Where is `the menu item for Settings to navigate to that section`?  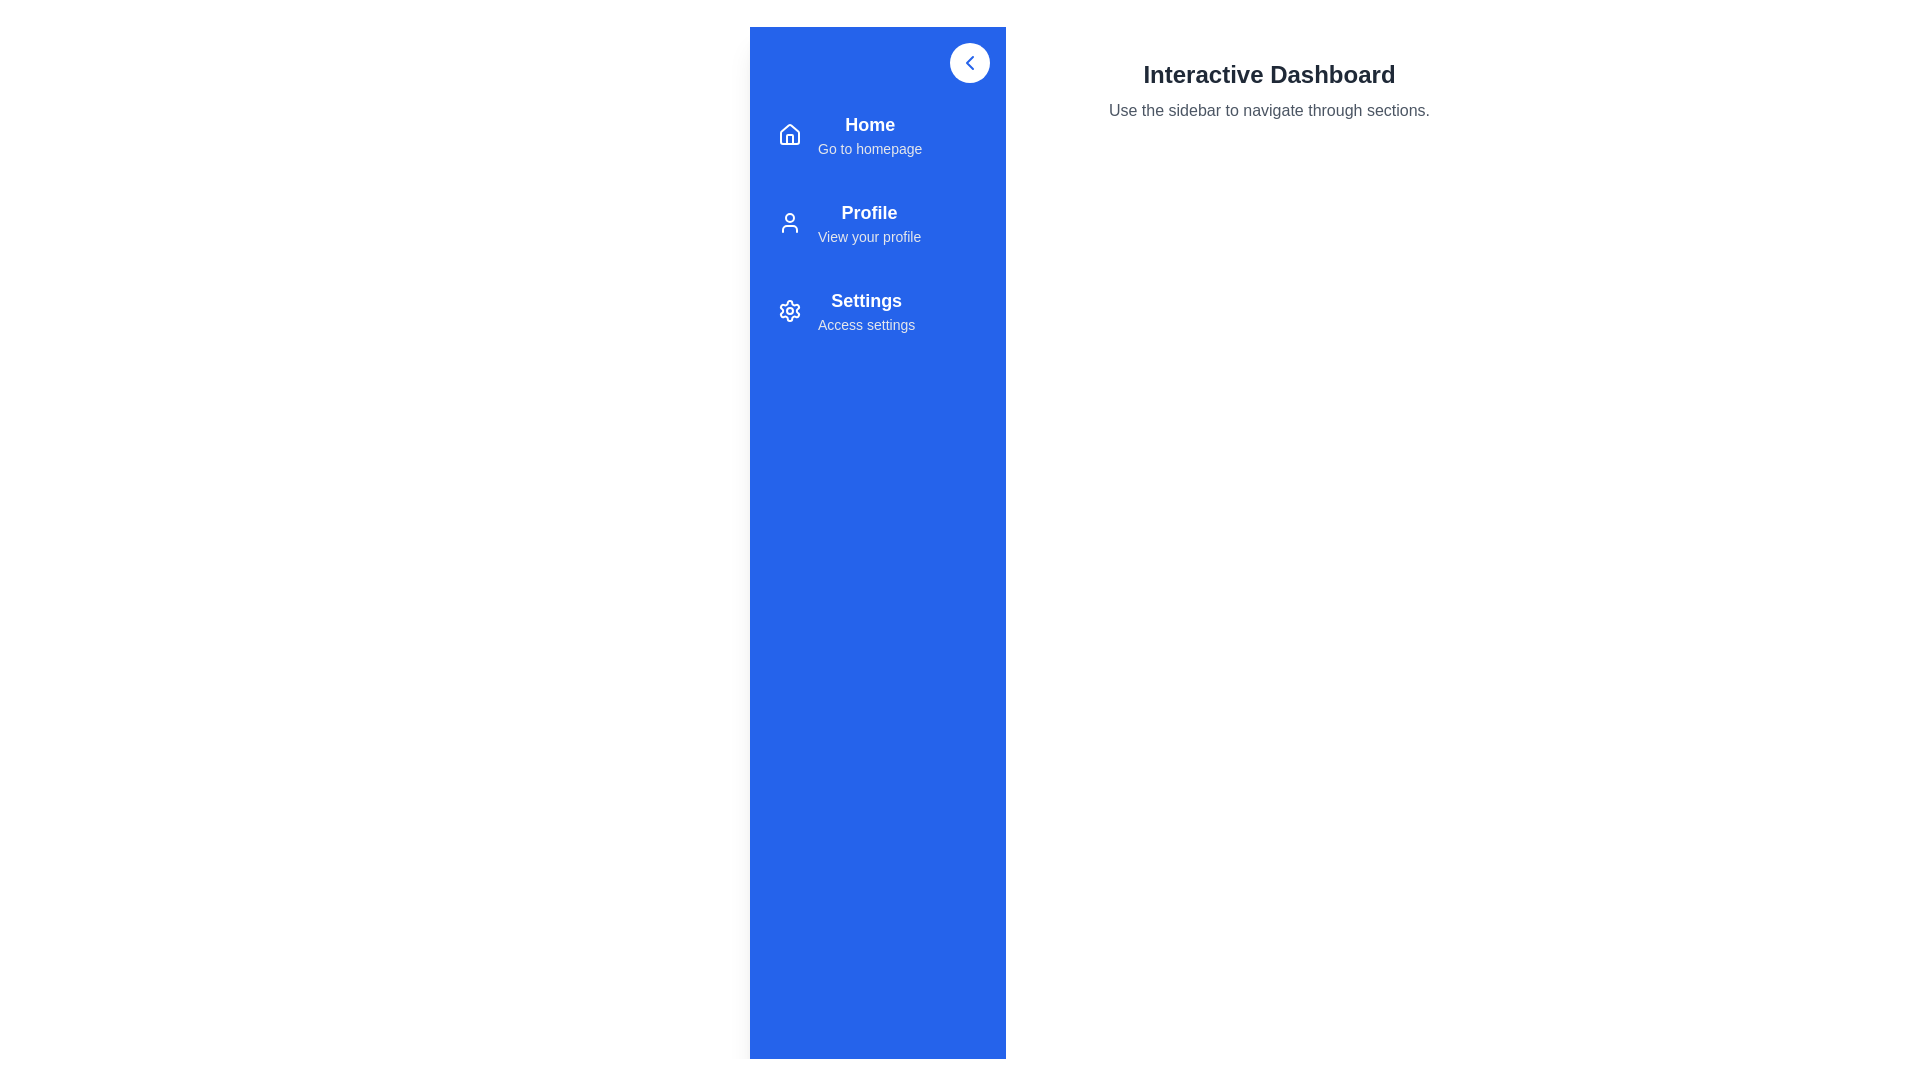
the menu item for Settings to navigate to that section is located at coordinates (878, 311).